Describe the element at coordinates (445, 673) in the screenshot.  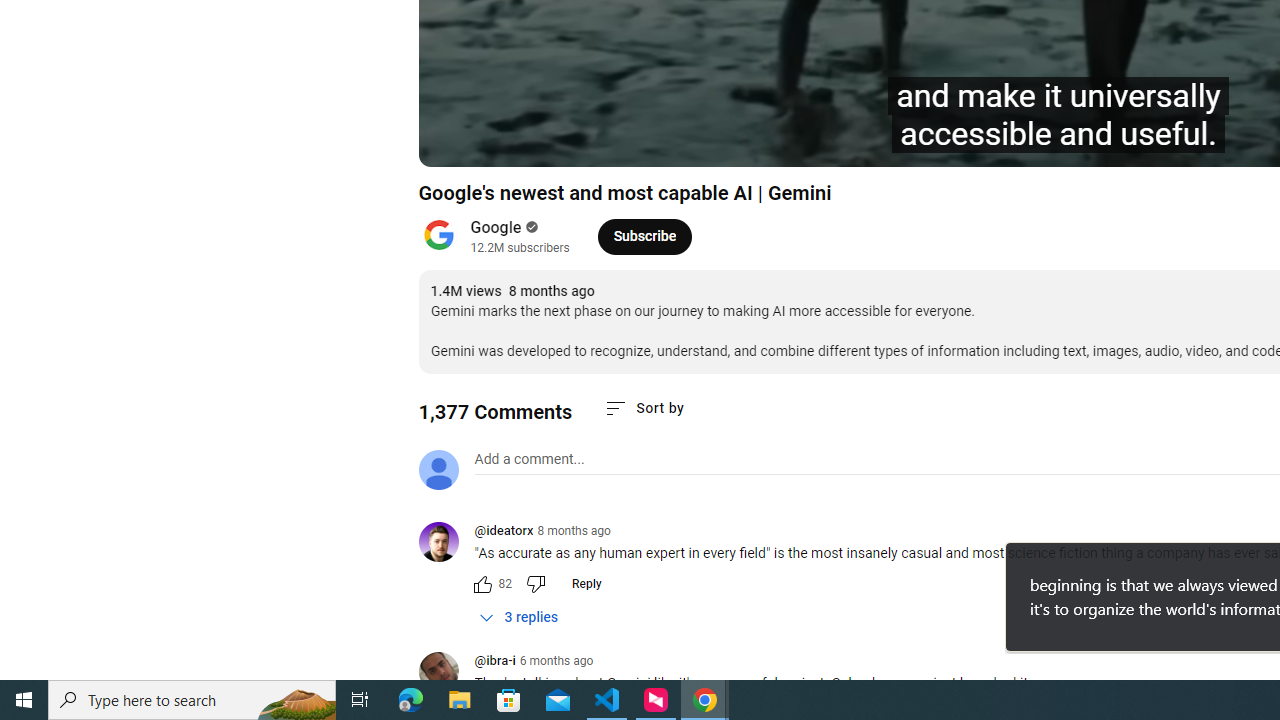
I see `'@ibra-i'` at that location.